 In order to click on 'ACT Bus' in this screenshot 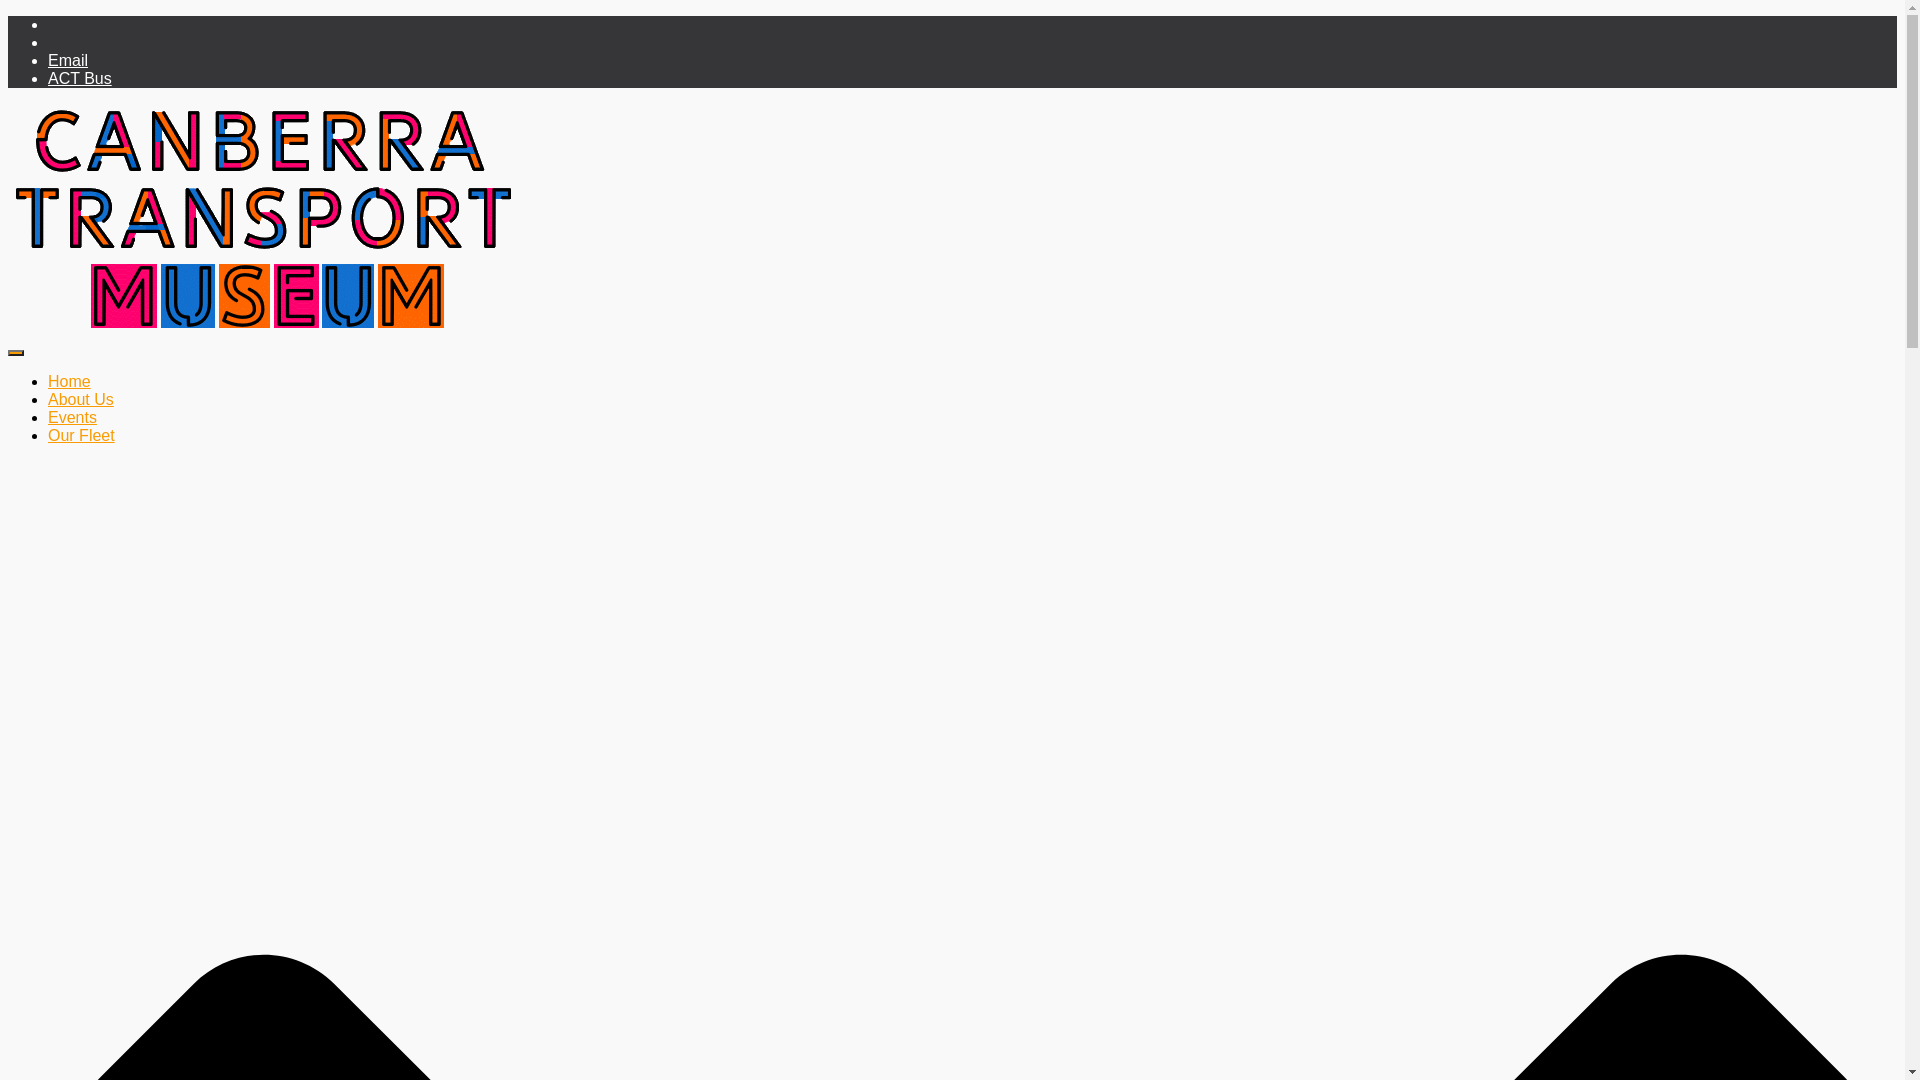, I will do `click(80, 77)`.